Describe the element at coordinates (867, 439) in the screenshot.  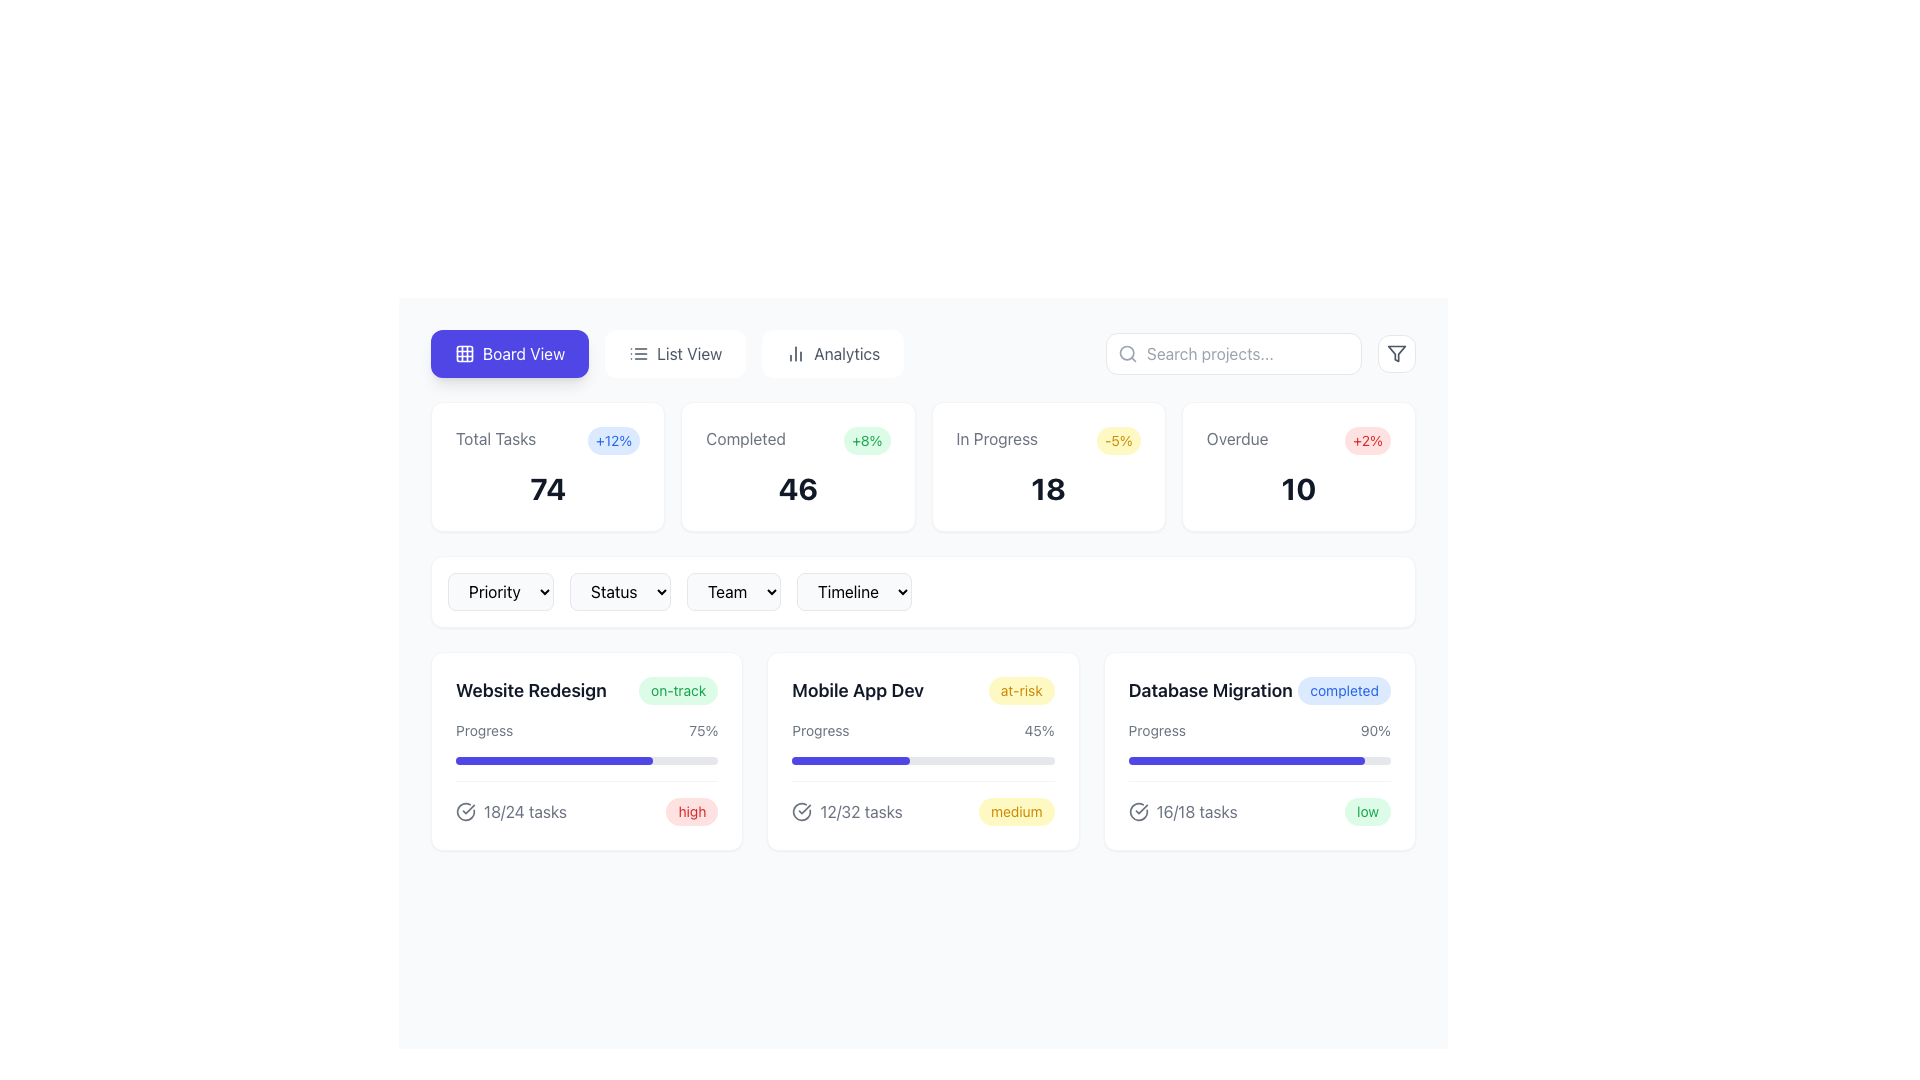
I see `the green status badge labeled '+8%' located to the right of the text 'Completed' in the task status layout` at that location.